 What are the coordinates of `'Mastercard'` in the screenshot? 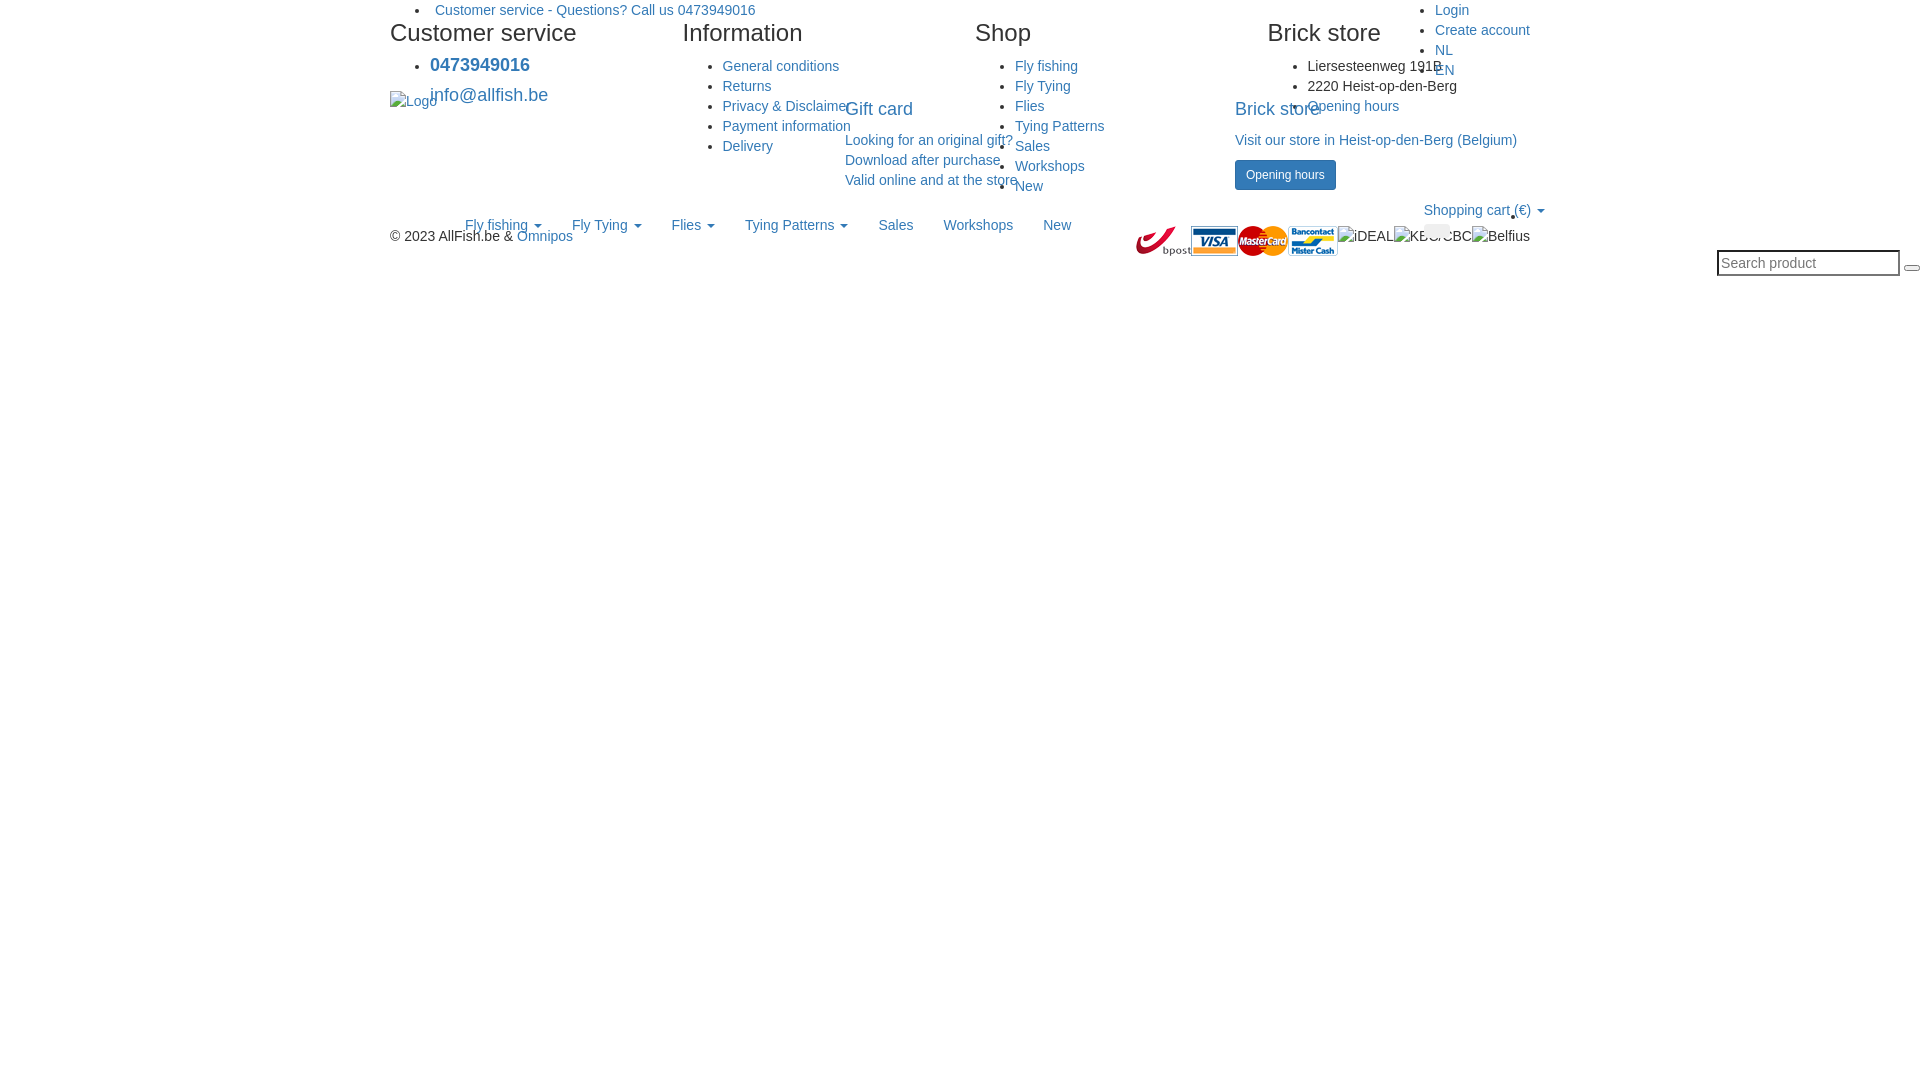 It's located at (1261, 239).